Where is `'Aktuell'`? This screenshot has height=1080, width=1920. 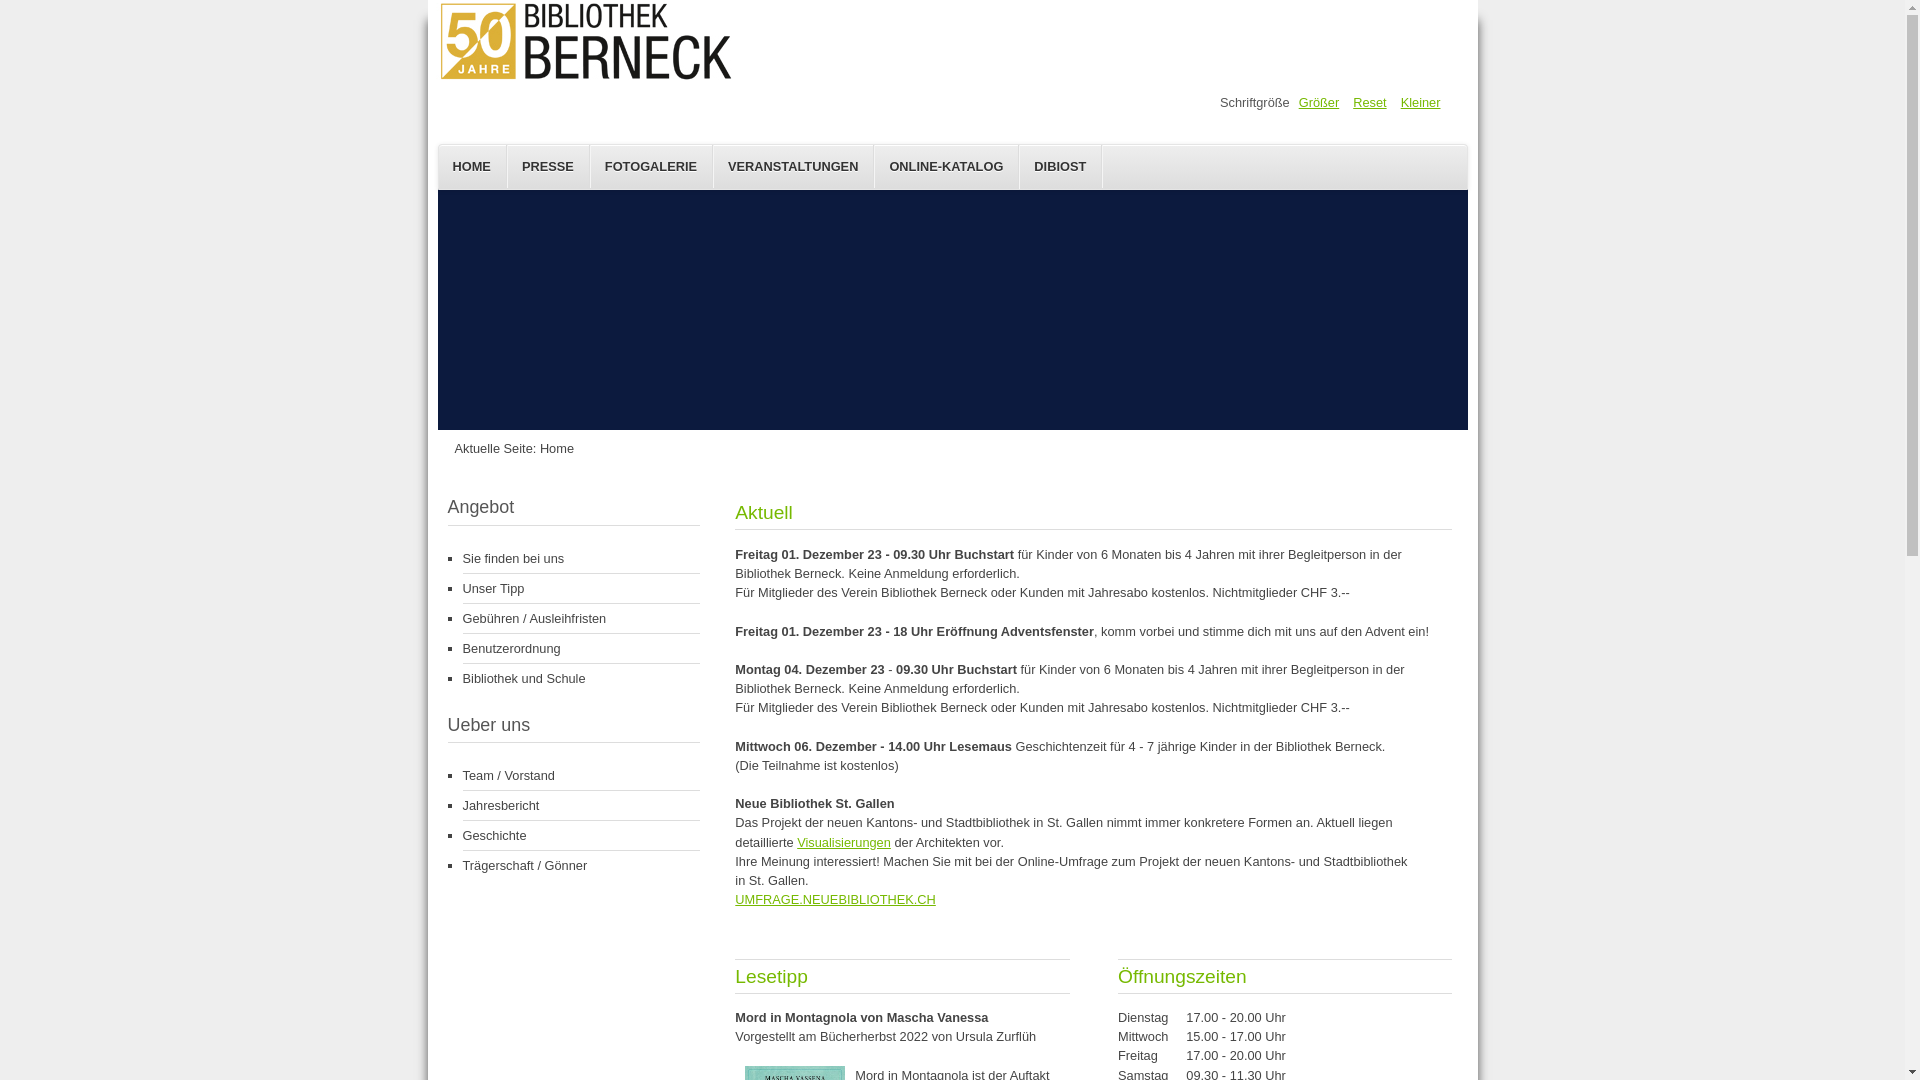 'Aktuell' is located at coordinates (733, 511).